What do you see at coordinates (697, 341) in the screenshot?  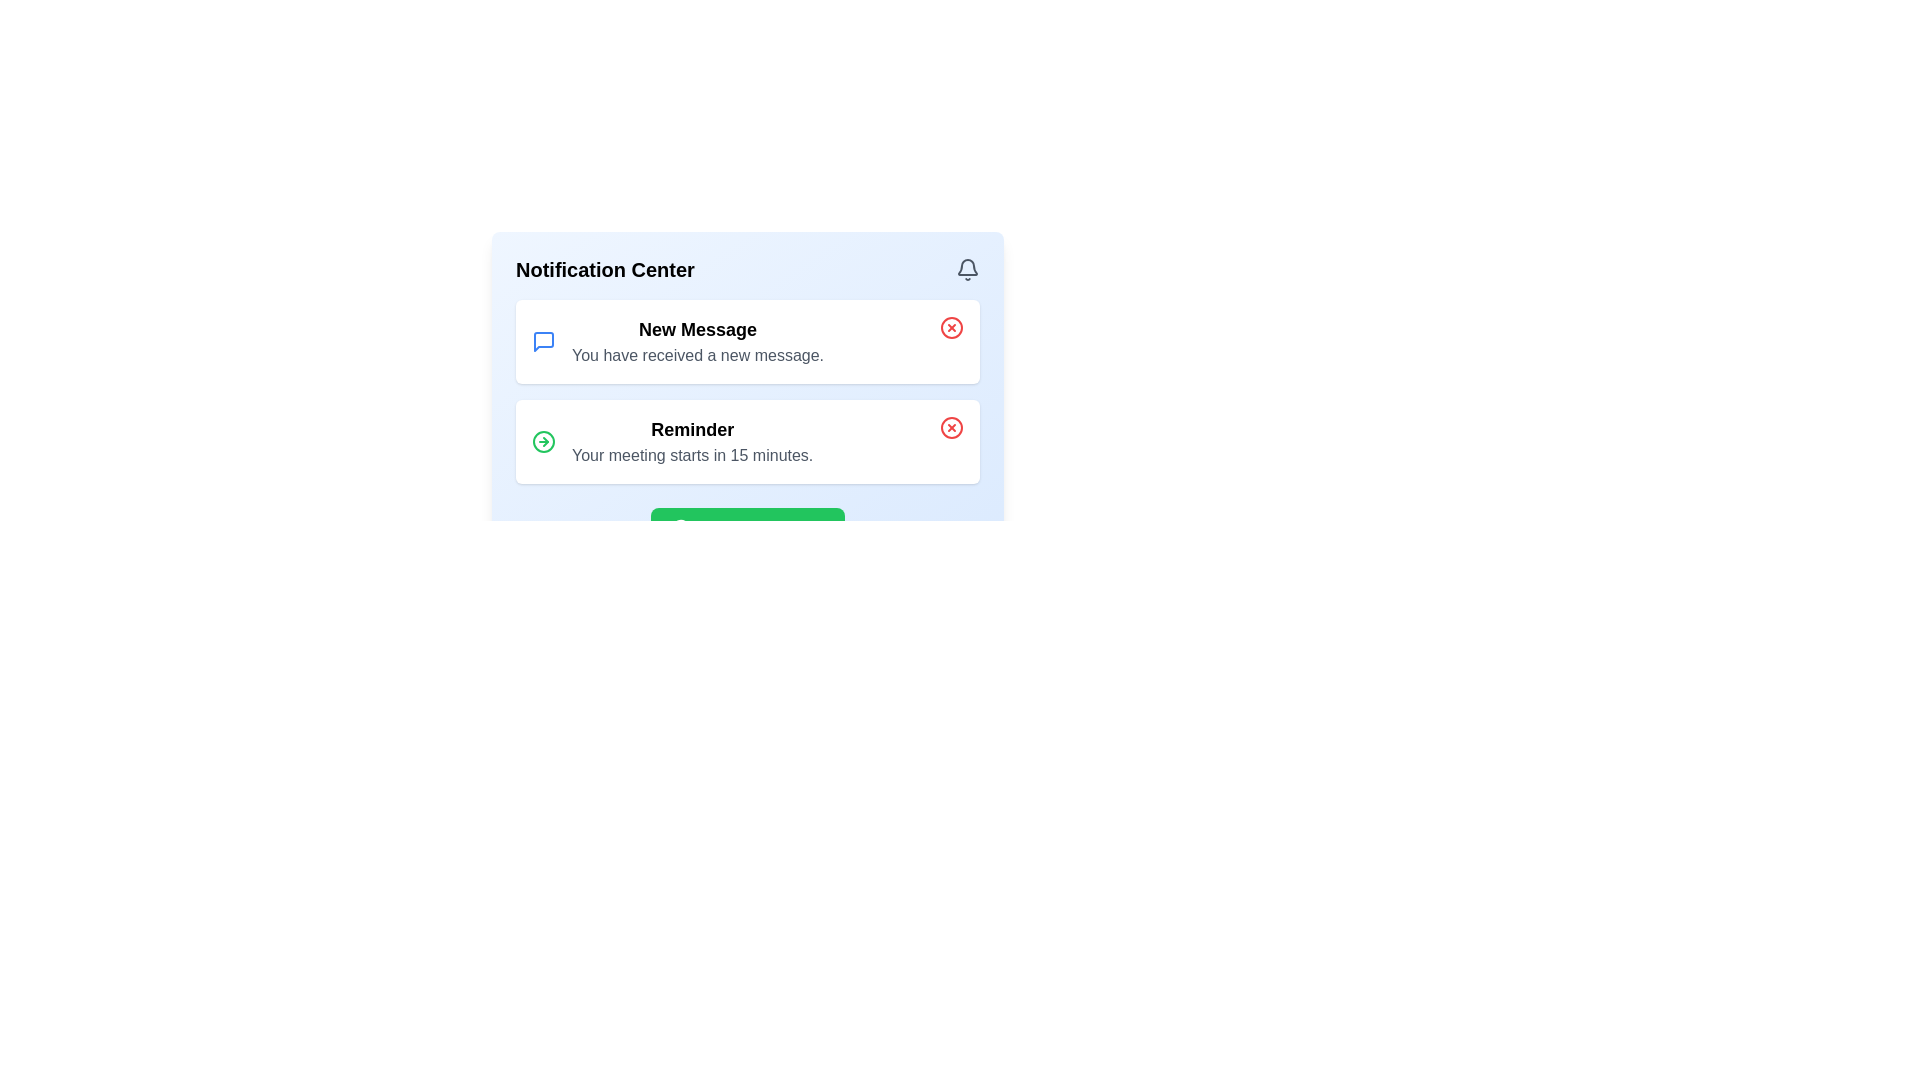 I see `displayed text in the notification center, which is a text block centrally positioned and serves to inform about a new message` at bounding box center [697, 341].